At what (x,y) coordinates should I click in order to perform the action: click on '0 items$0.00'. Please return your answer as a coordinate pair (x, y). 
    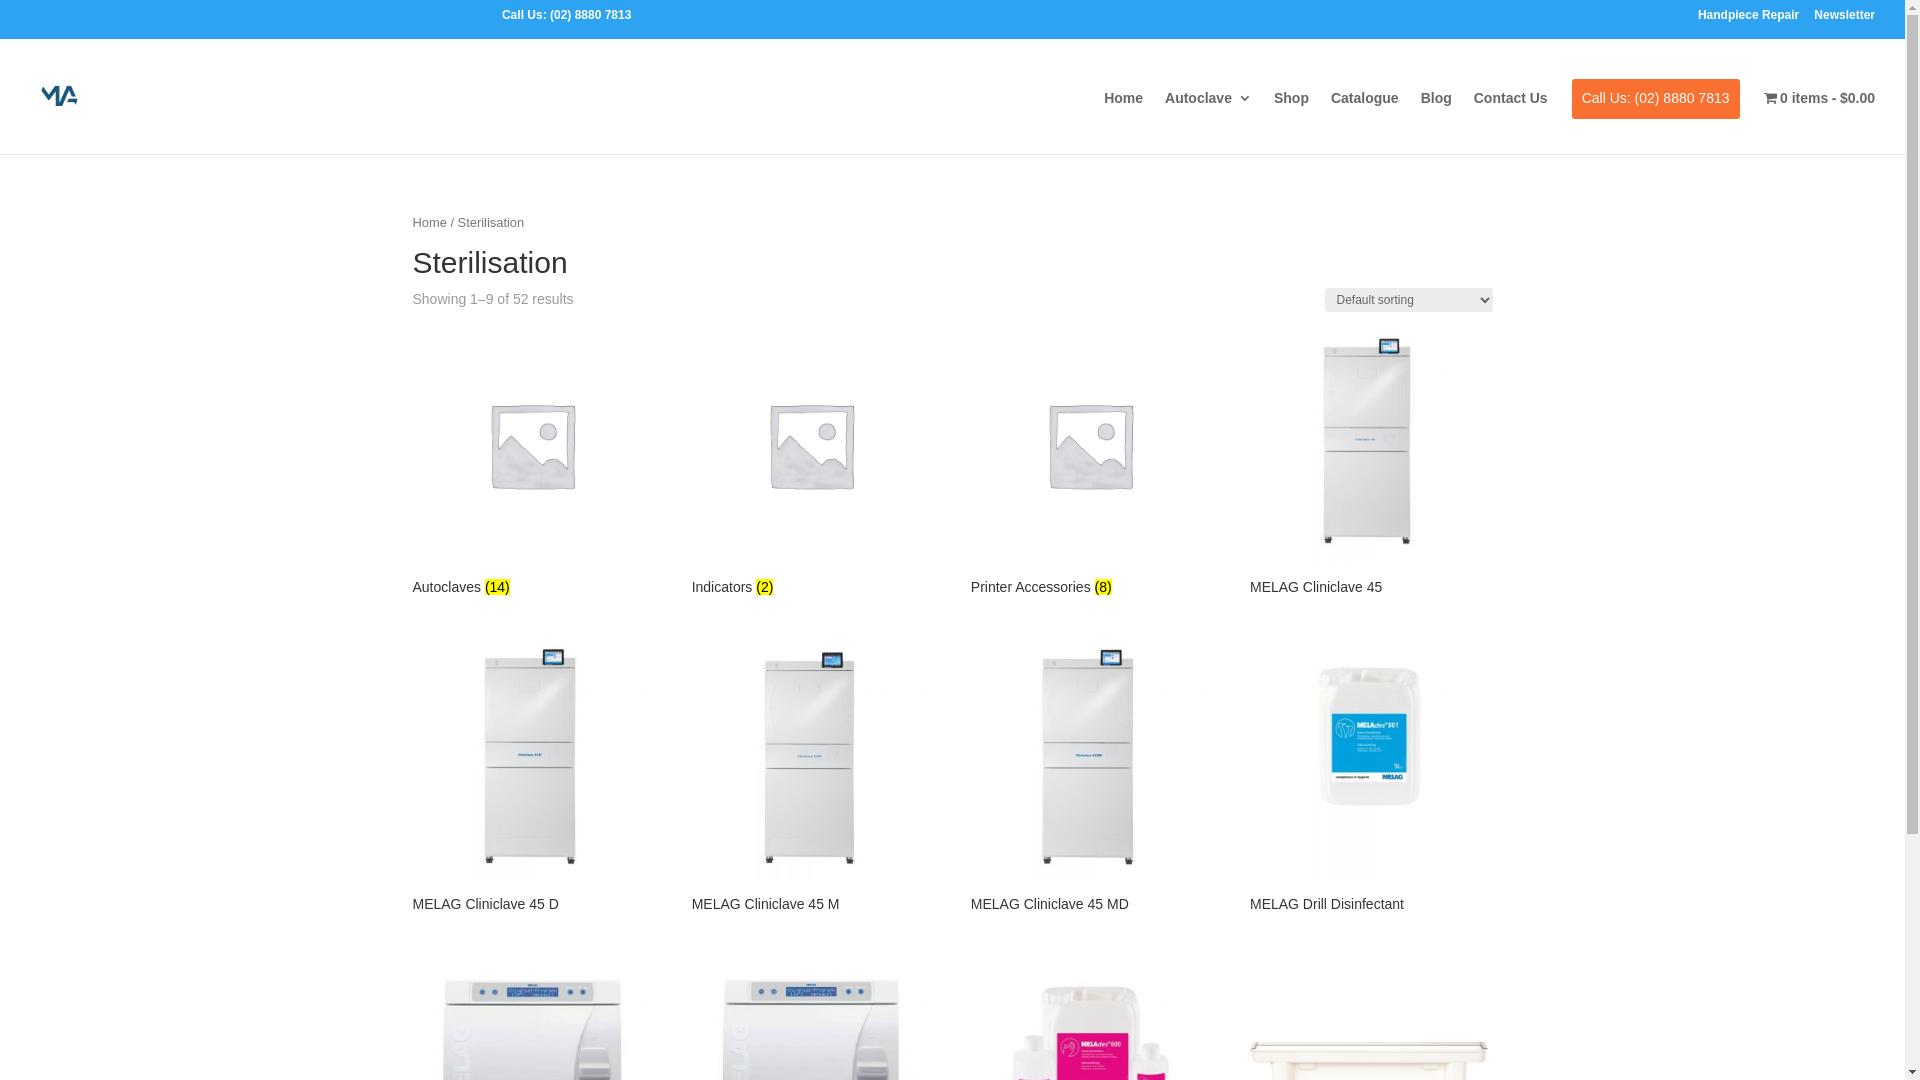
    Looking at the image, I should click on (1763, 114).